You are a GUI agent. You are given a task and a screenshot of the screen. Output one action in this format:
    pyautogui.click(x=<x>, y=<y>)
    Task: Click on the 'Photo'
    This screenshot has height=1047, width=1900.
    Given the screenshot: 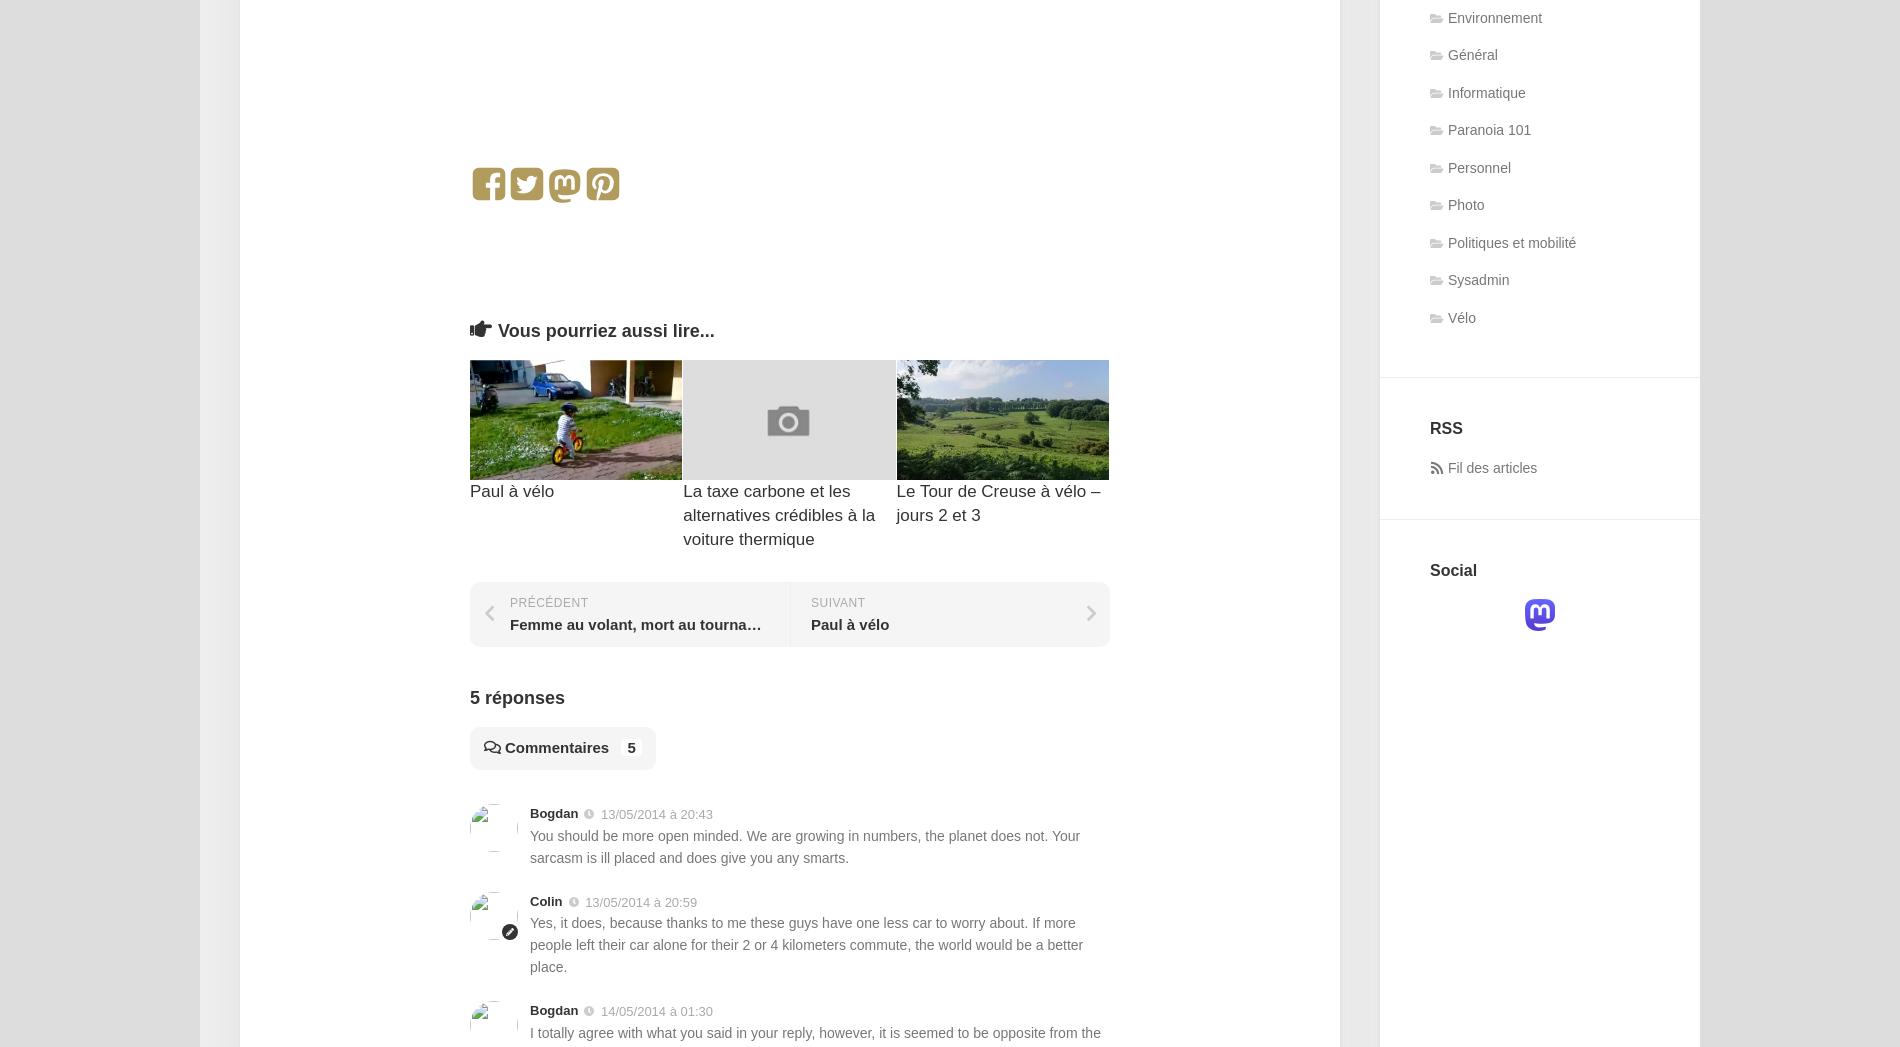 What is the action you would take?
    pyautogui.click(x=1447, y=204)
    